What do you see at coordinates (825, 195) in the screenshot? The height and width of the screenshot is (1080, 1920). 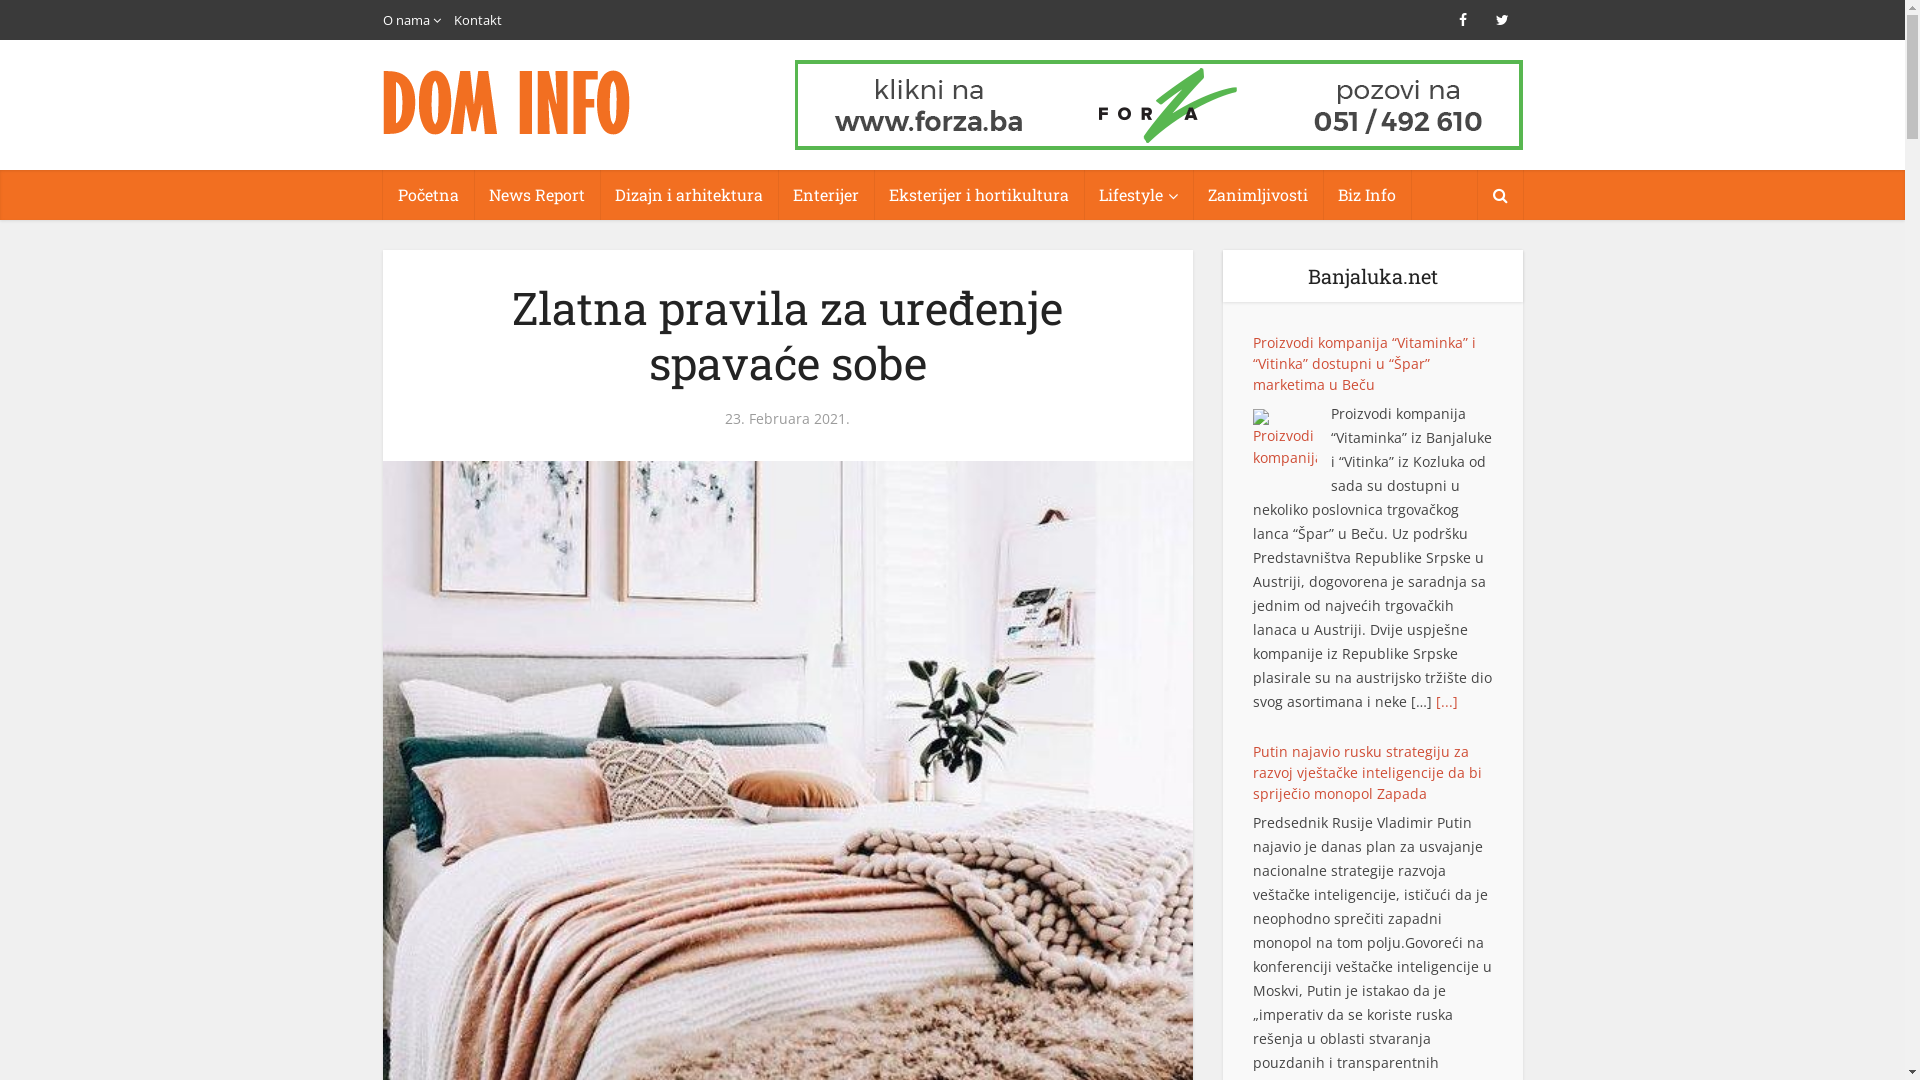 I see `'Enterijer'` at bounding box center [825, 195].